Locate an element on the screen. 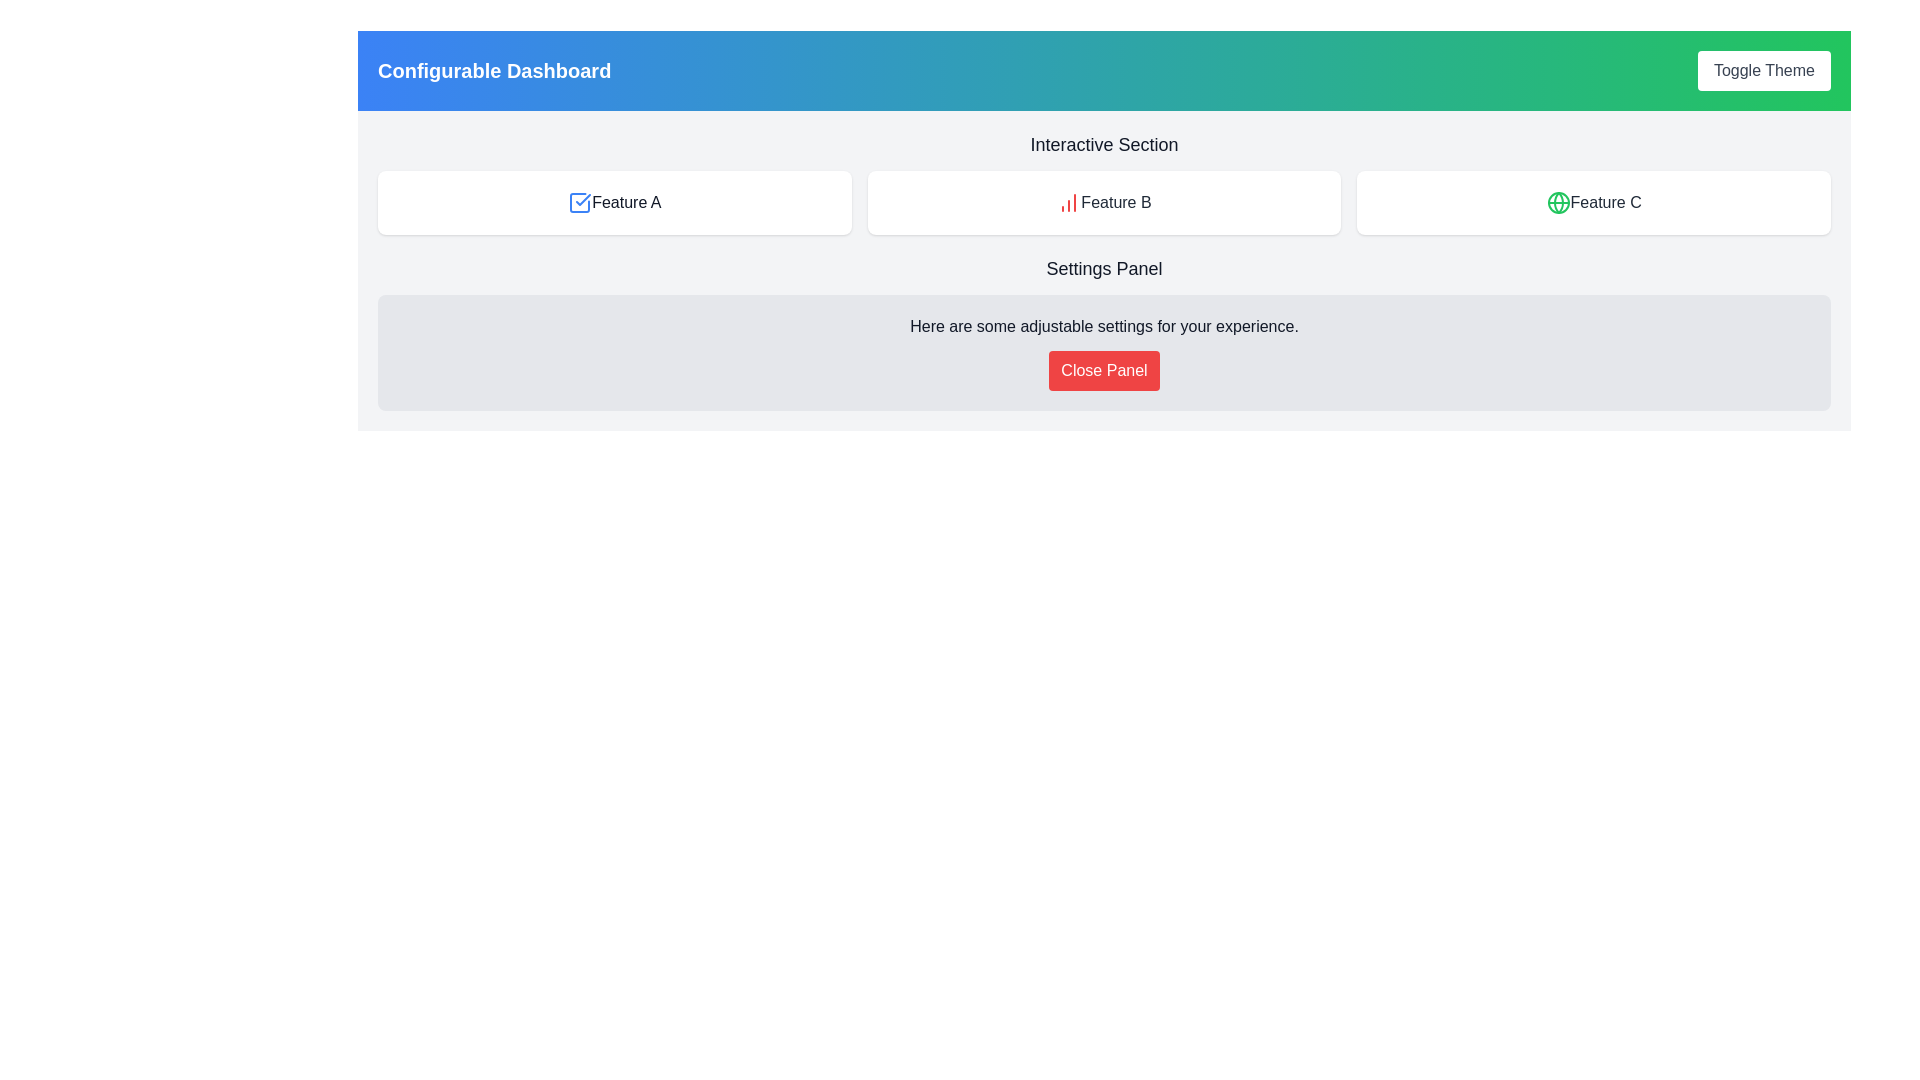 The height and width of the screenshot is (1080, 1920). the informative text label located in the 'Settings Panel' above the 'Close Panel' button, which provides a description of the settings or features available is located at coordinates (1103, 326).